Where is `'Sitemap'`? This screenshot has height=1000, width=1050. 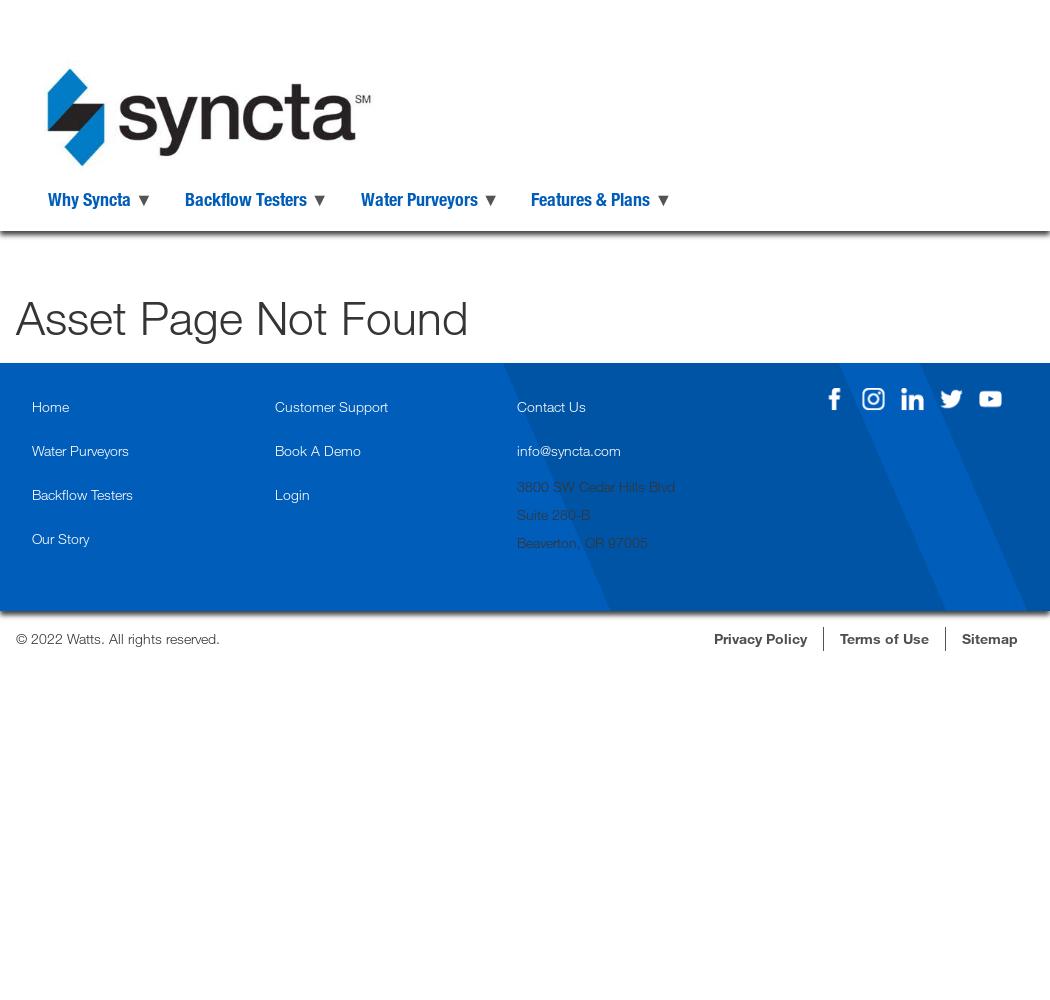
'Sitemap' is located at coordinates (990, 637).